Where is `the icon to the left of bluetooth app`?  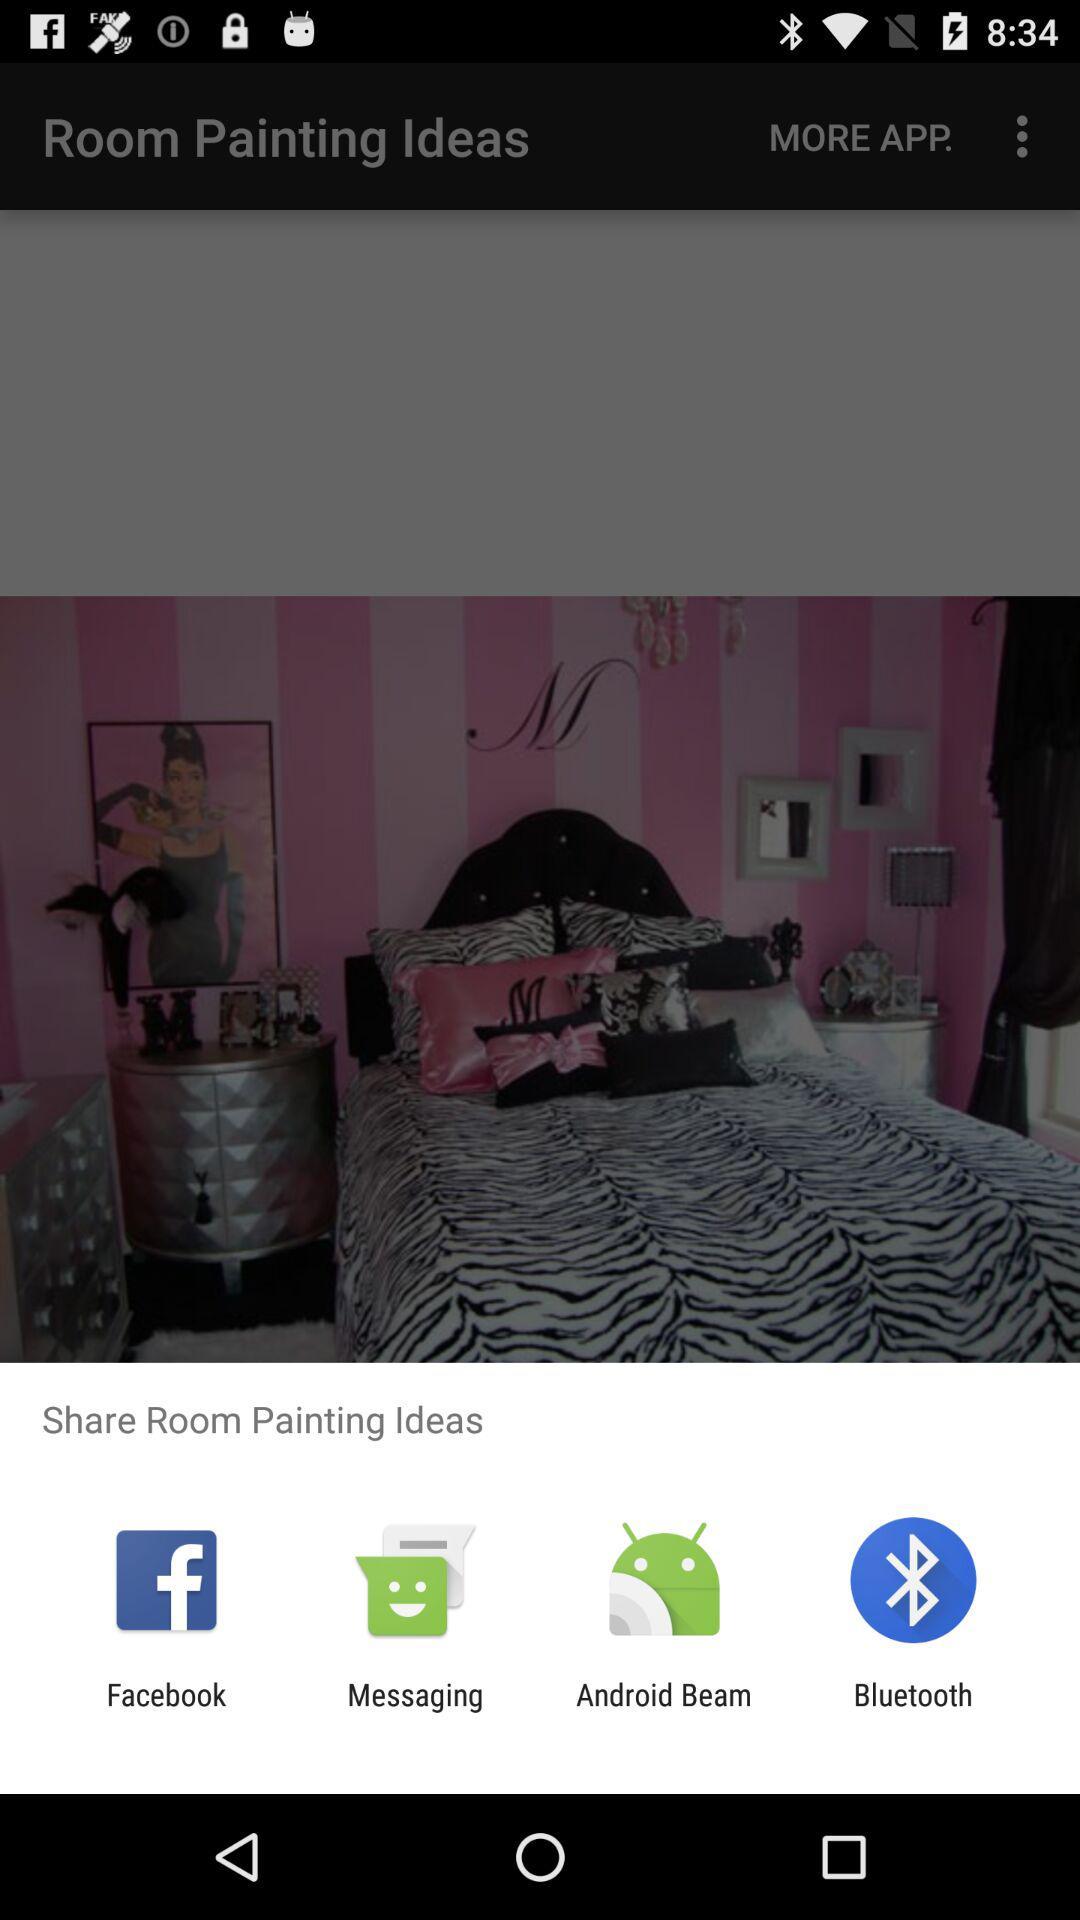 the icon to the left of bluetooth app is located at coordinates (664, 1711).